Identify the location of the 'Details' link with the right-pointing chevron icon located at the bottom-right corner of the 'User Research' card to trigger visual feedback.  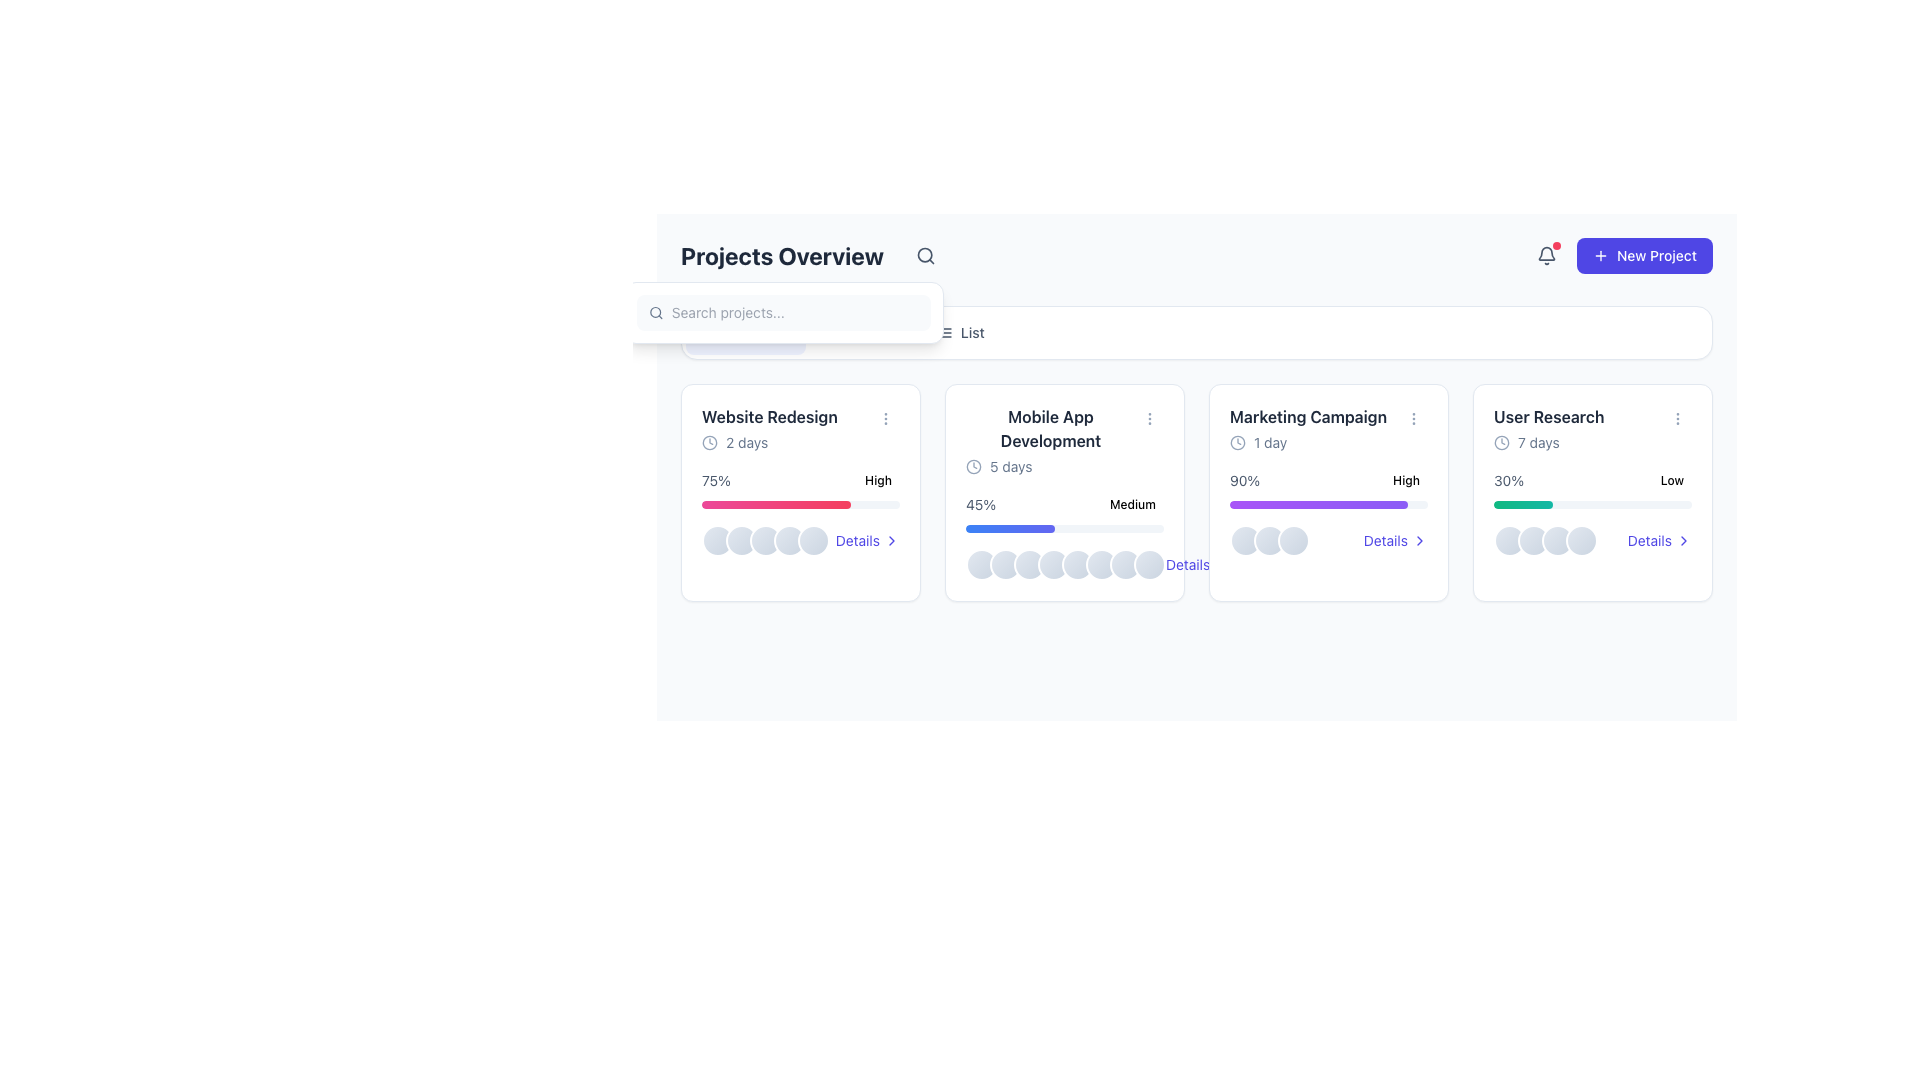
(1659, 540).